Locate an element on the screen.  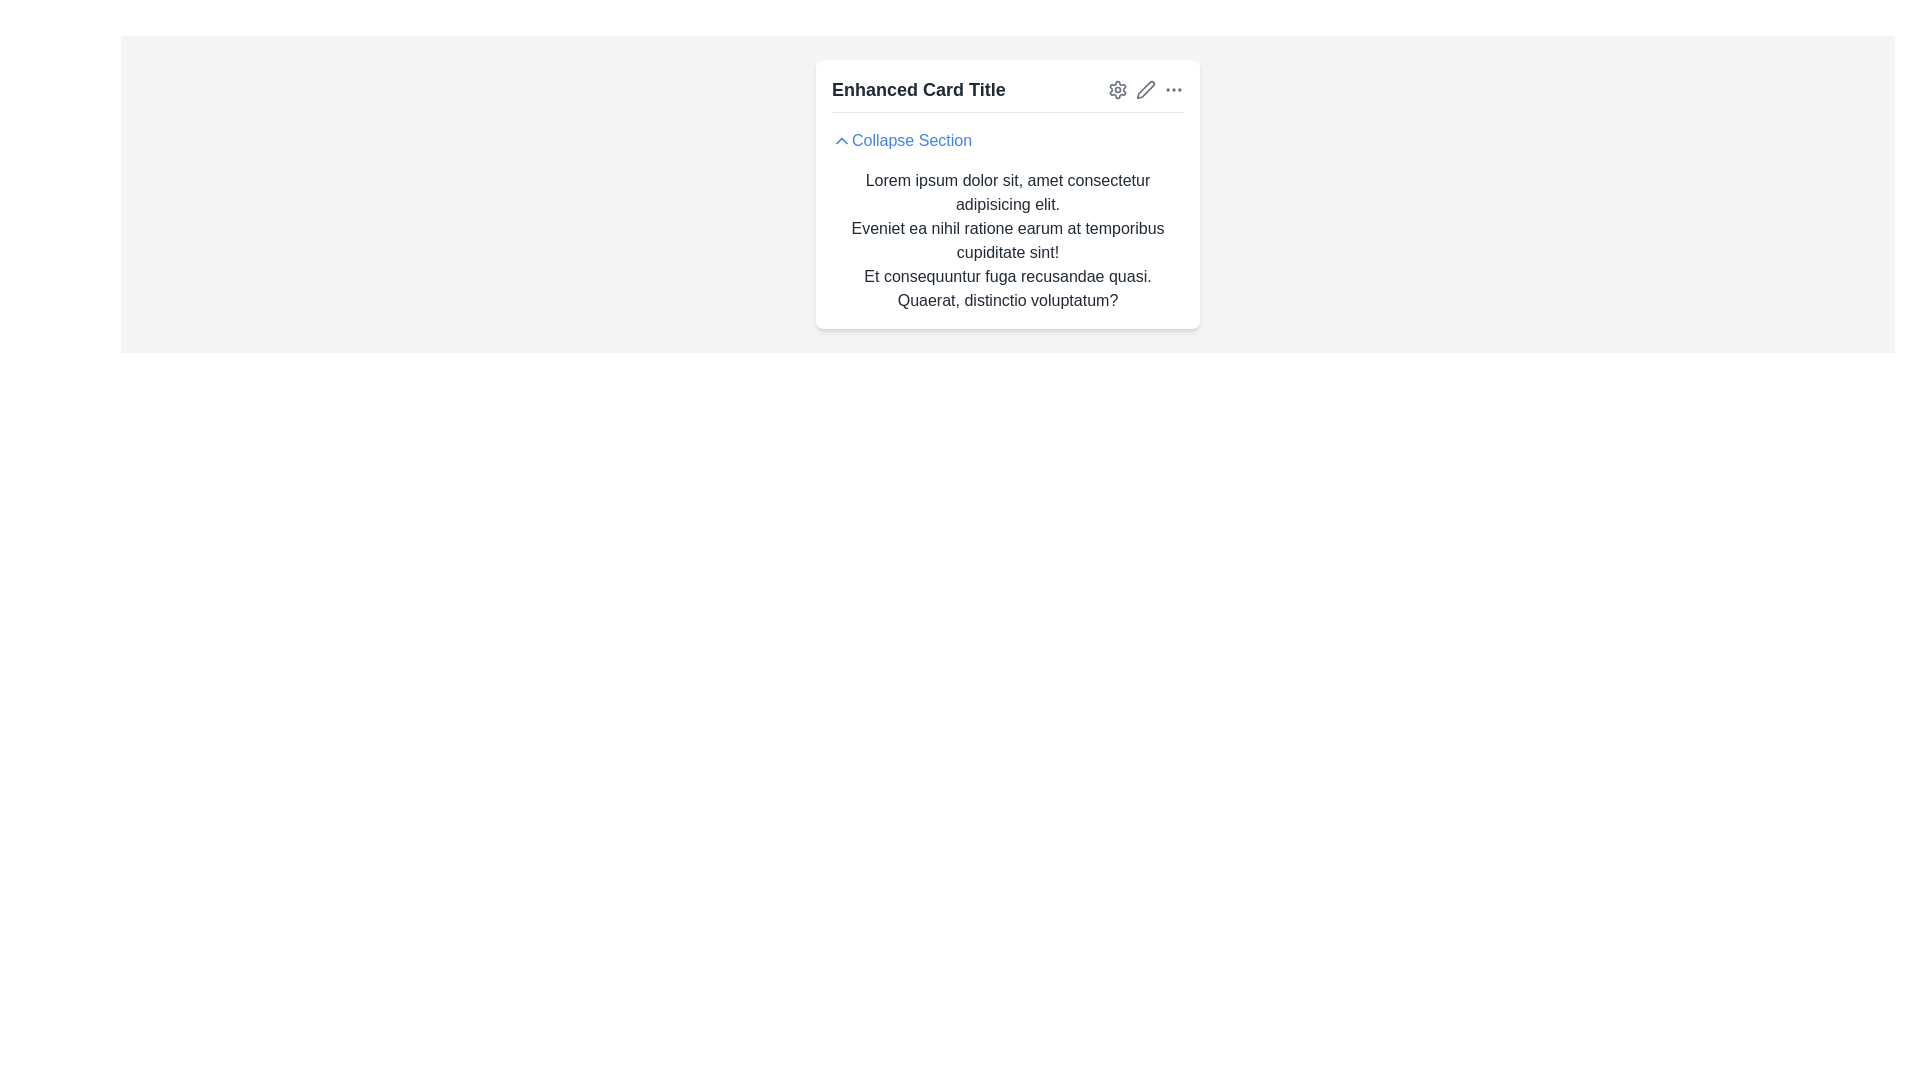
the text element containing the sentence 'Et consequuntur fuga recusandae quasi. Quaerat, distinctio voluptatum?' located at the bottom of the card labeled 'Enhanced Card Title' is located at coordinates (1008, 289).